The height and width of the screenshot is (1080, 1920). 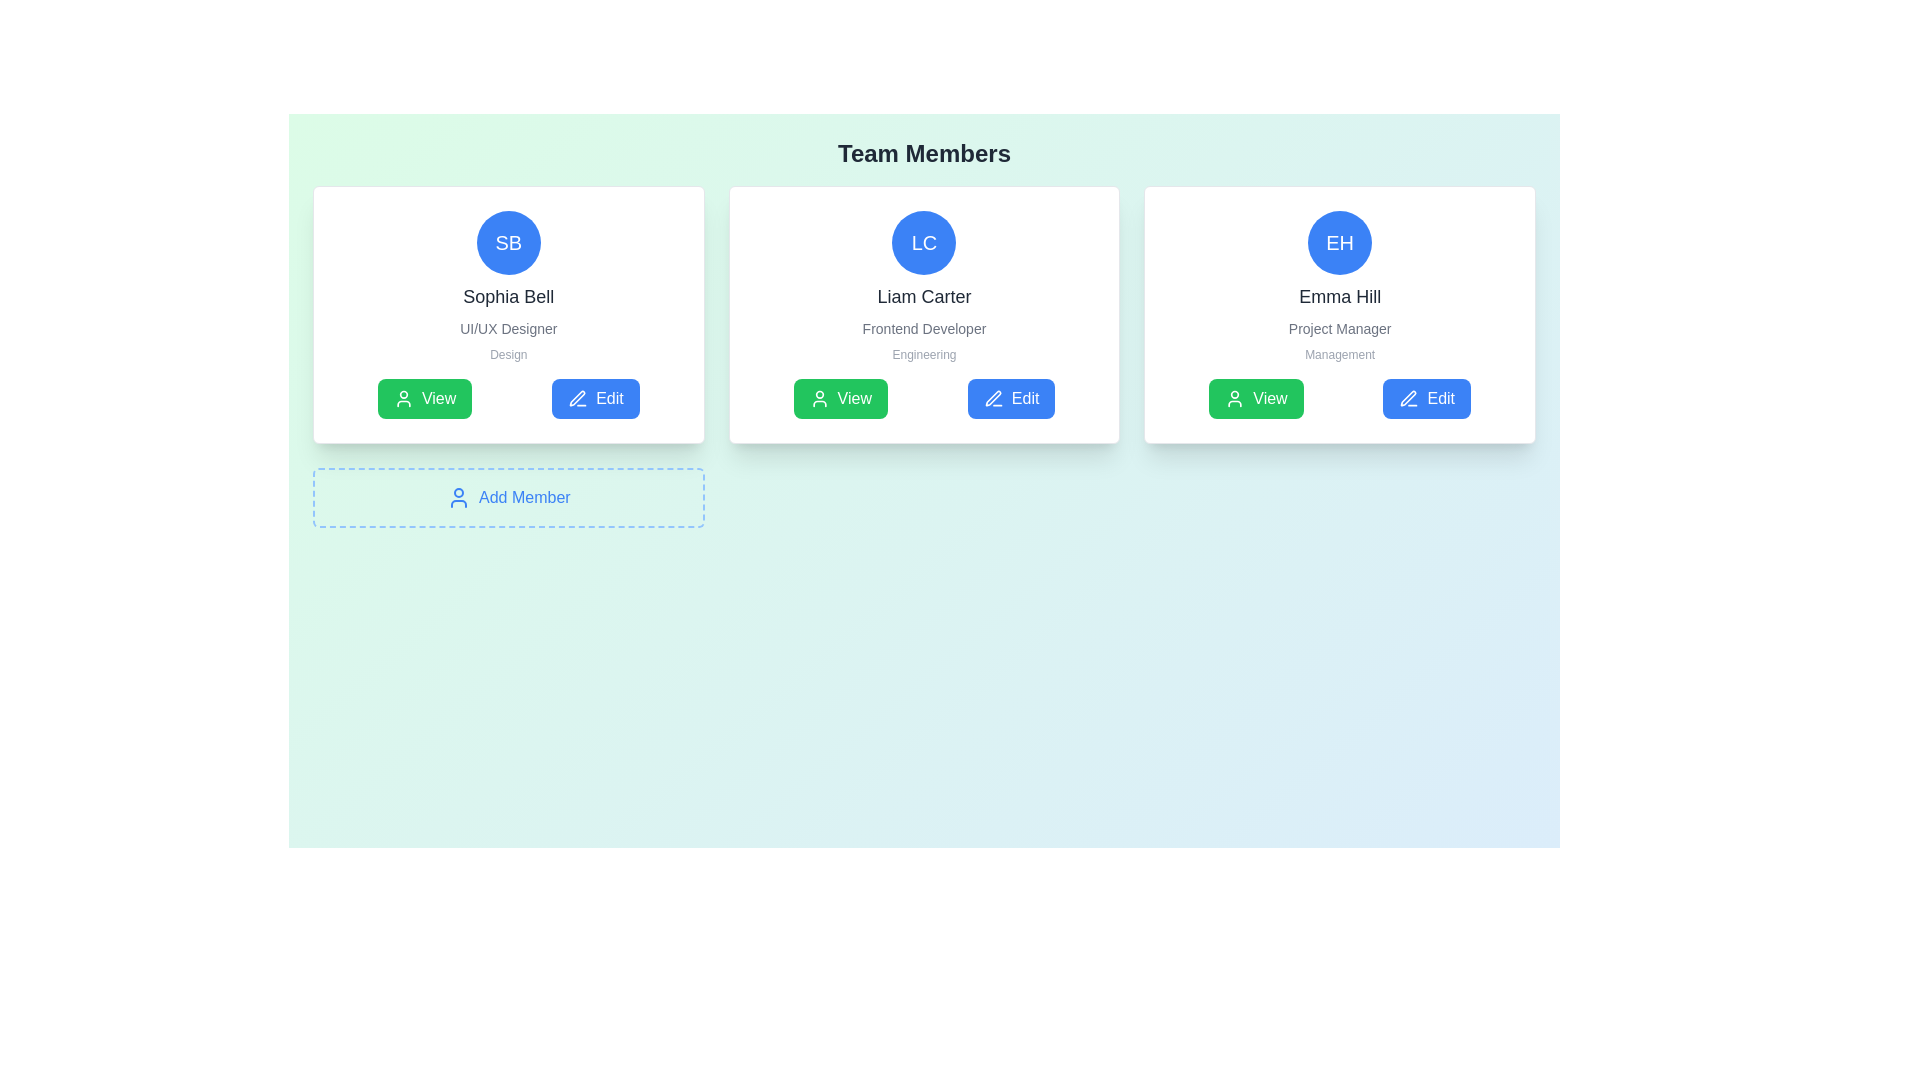 I want to click on text displayed in the Text Label indicating the department or group associated with 'Liam Carter', positioned below the job title 'Frontend Developer' in the central profile card, so click(x=923, y=353).